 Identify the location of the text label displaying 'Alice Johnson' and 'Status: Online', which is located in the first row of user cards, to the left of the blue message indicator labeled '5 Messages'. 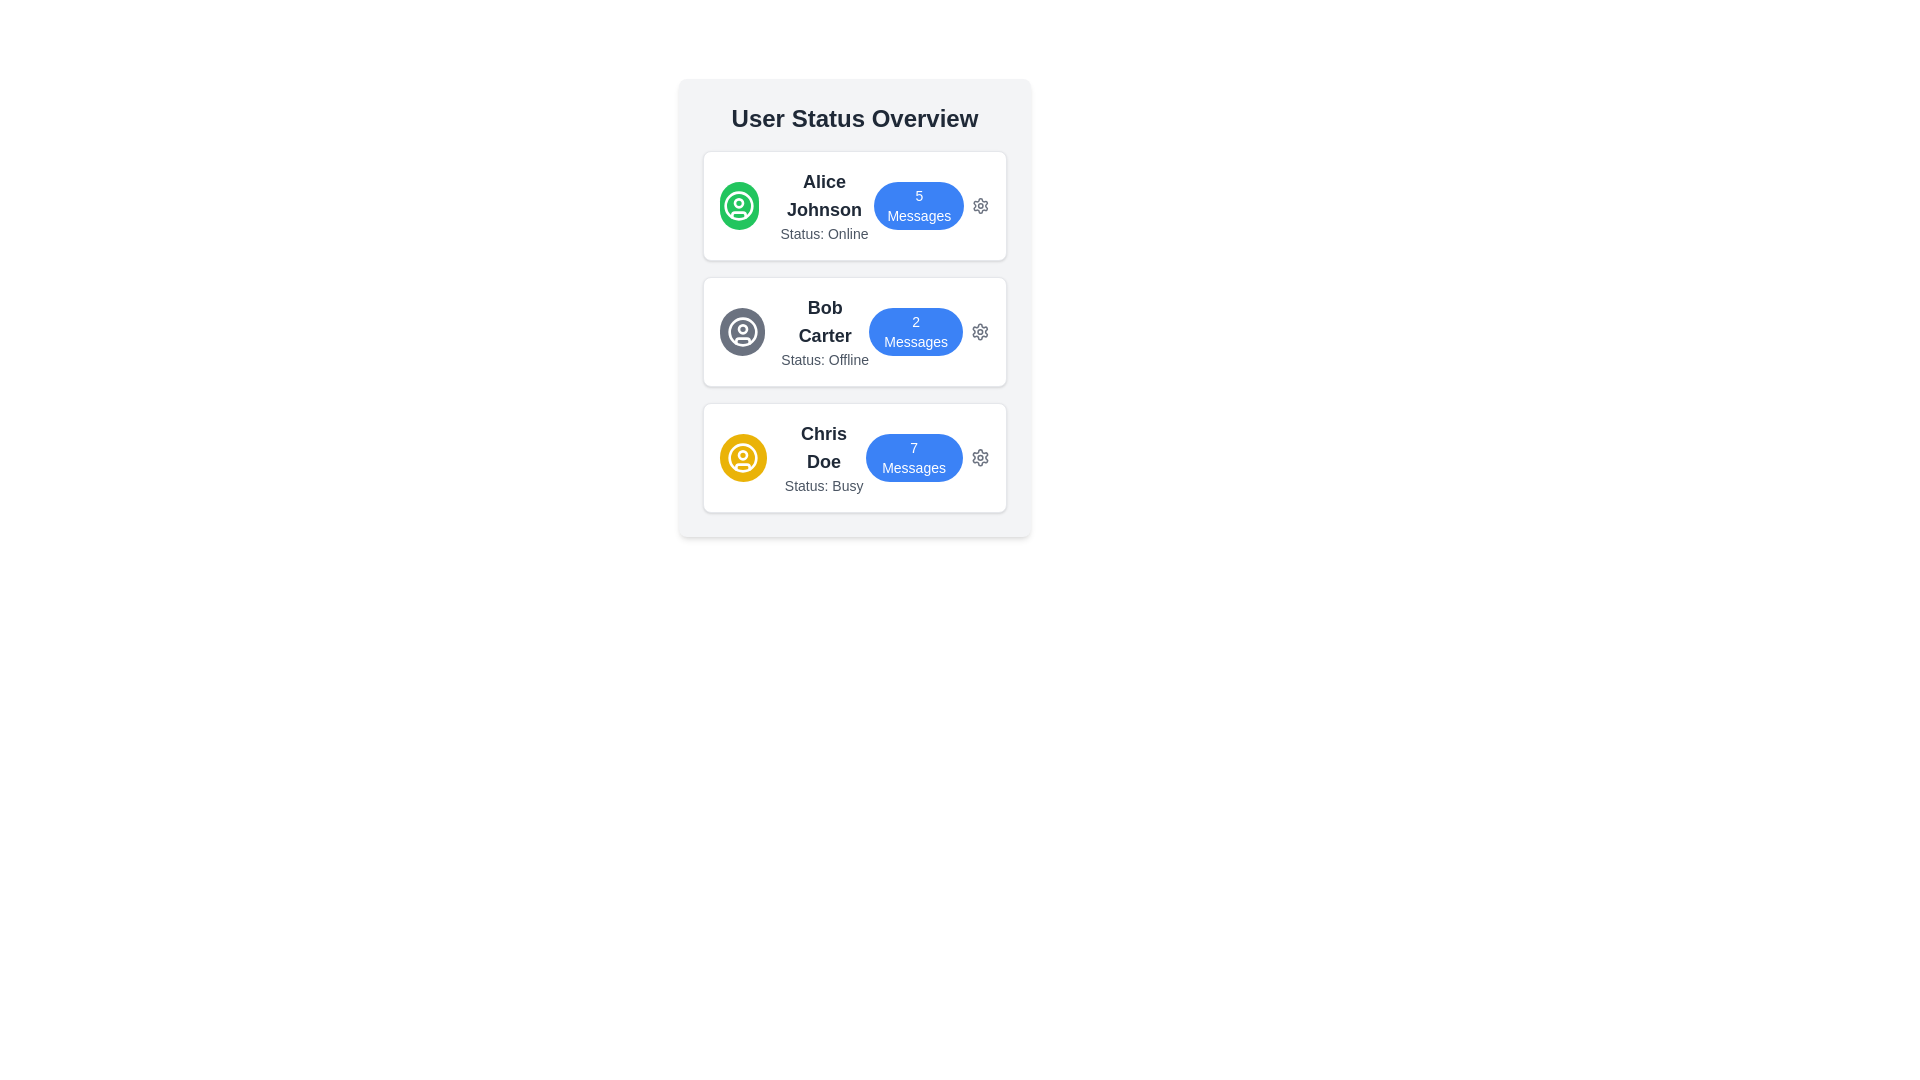
(796, 205).